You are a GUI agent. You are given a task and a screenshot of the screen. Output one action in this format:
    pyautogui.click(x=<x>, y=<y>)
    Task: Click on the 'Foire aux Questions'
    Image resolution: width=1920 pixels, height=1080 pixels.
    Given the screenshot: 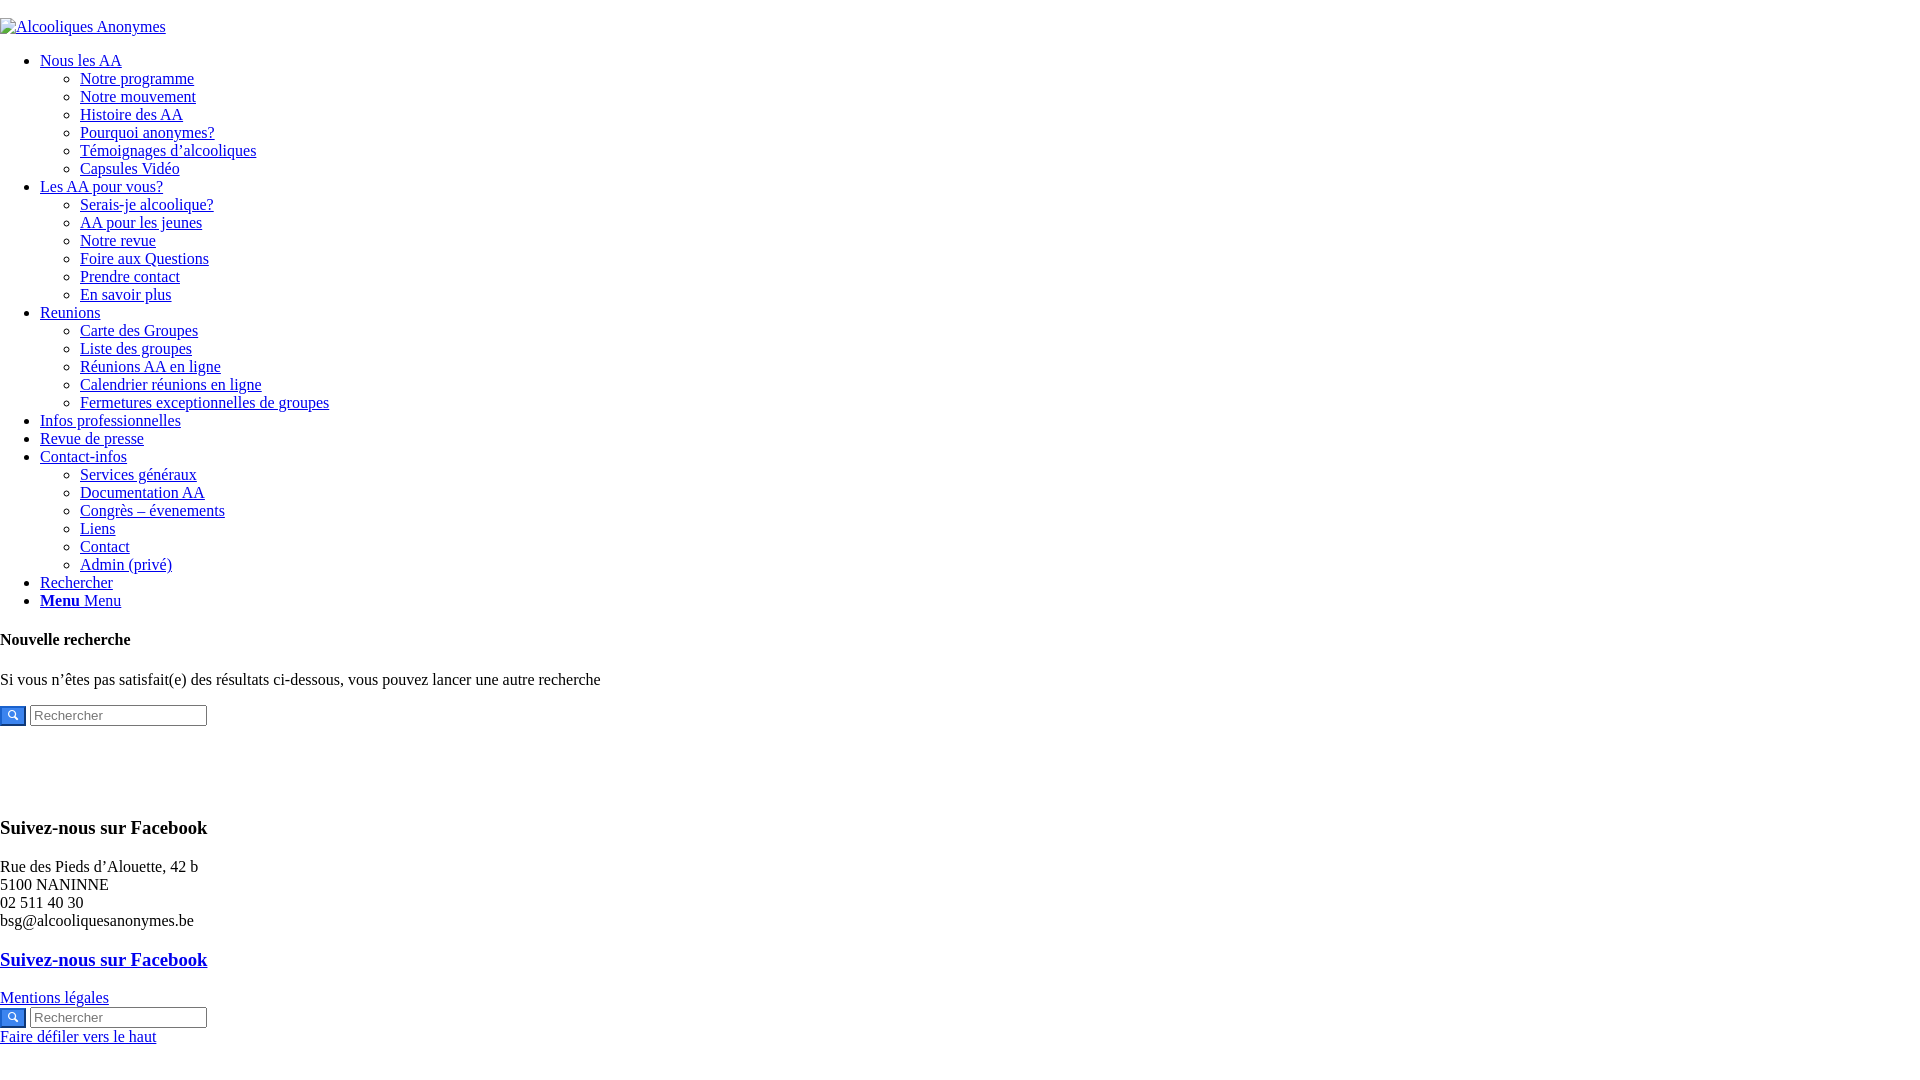 What is the action you would take?
    pyautogui.click(x=143, y=257)
    